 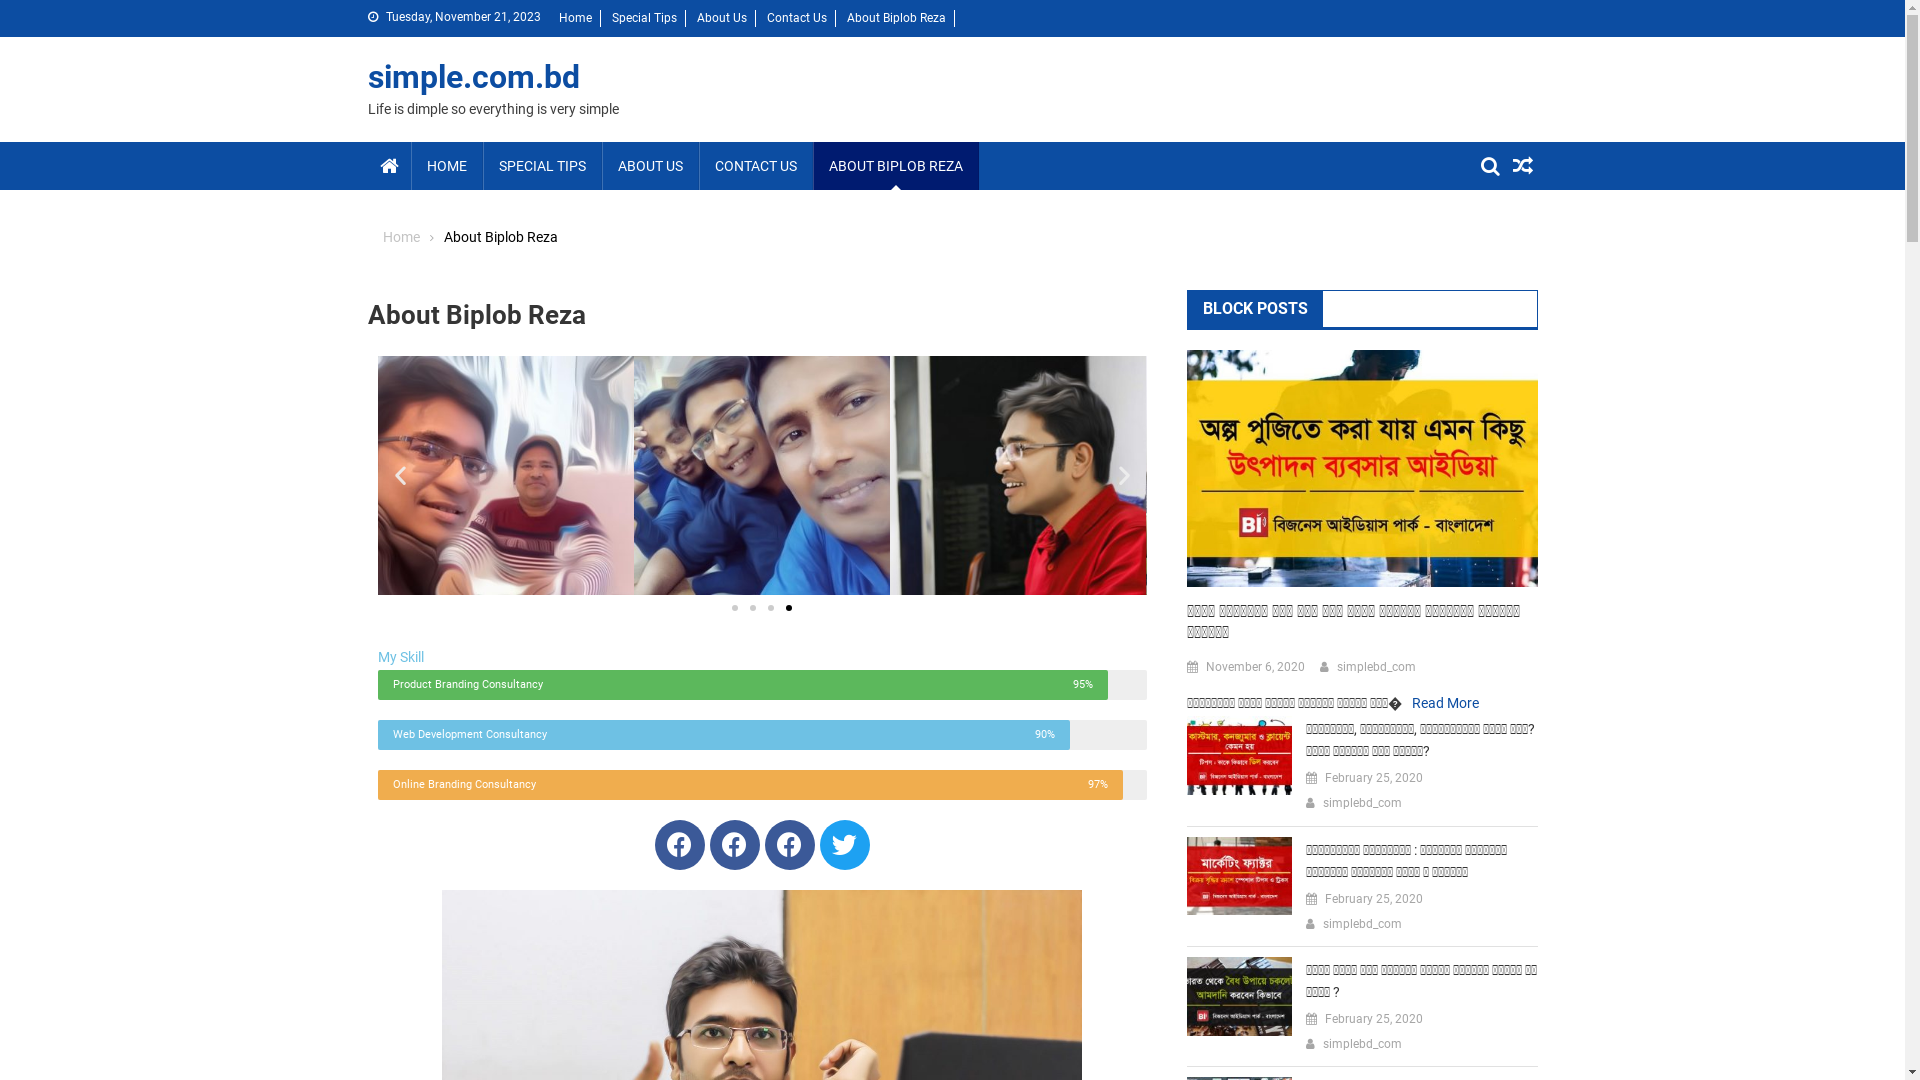 What do you see at coordinates (1361, 1044) in the screenshot?
I see `'simplebd_com'` at bounding box center [1361, 1044].